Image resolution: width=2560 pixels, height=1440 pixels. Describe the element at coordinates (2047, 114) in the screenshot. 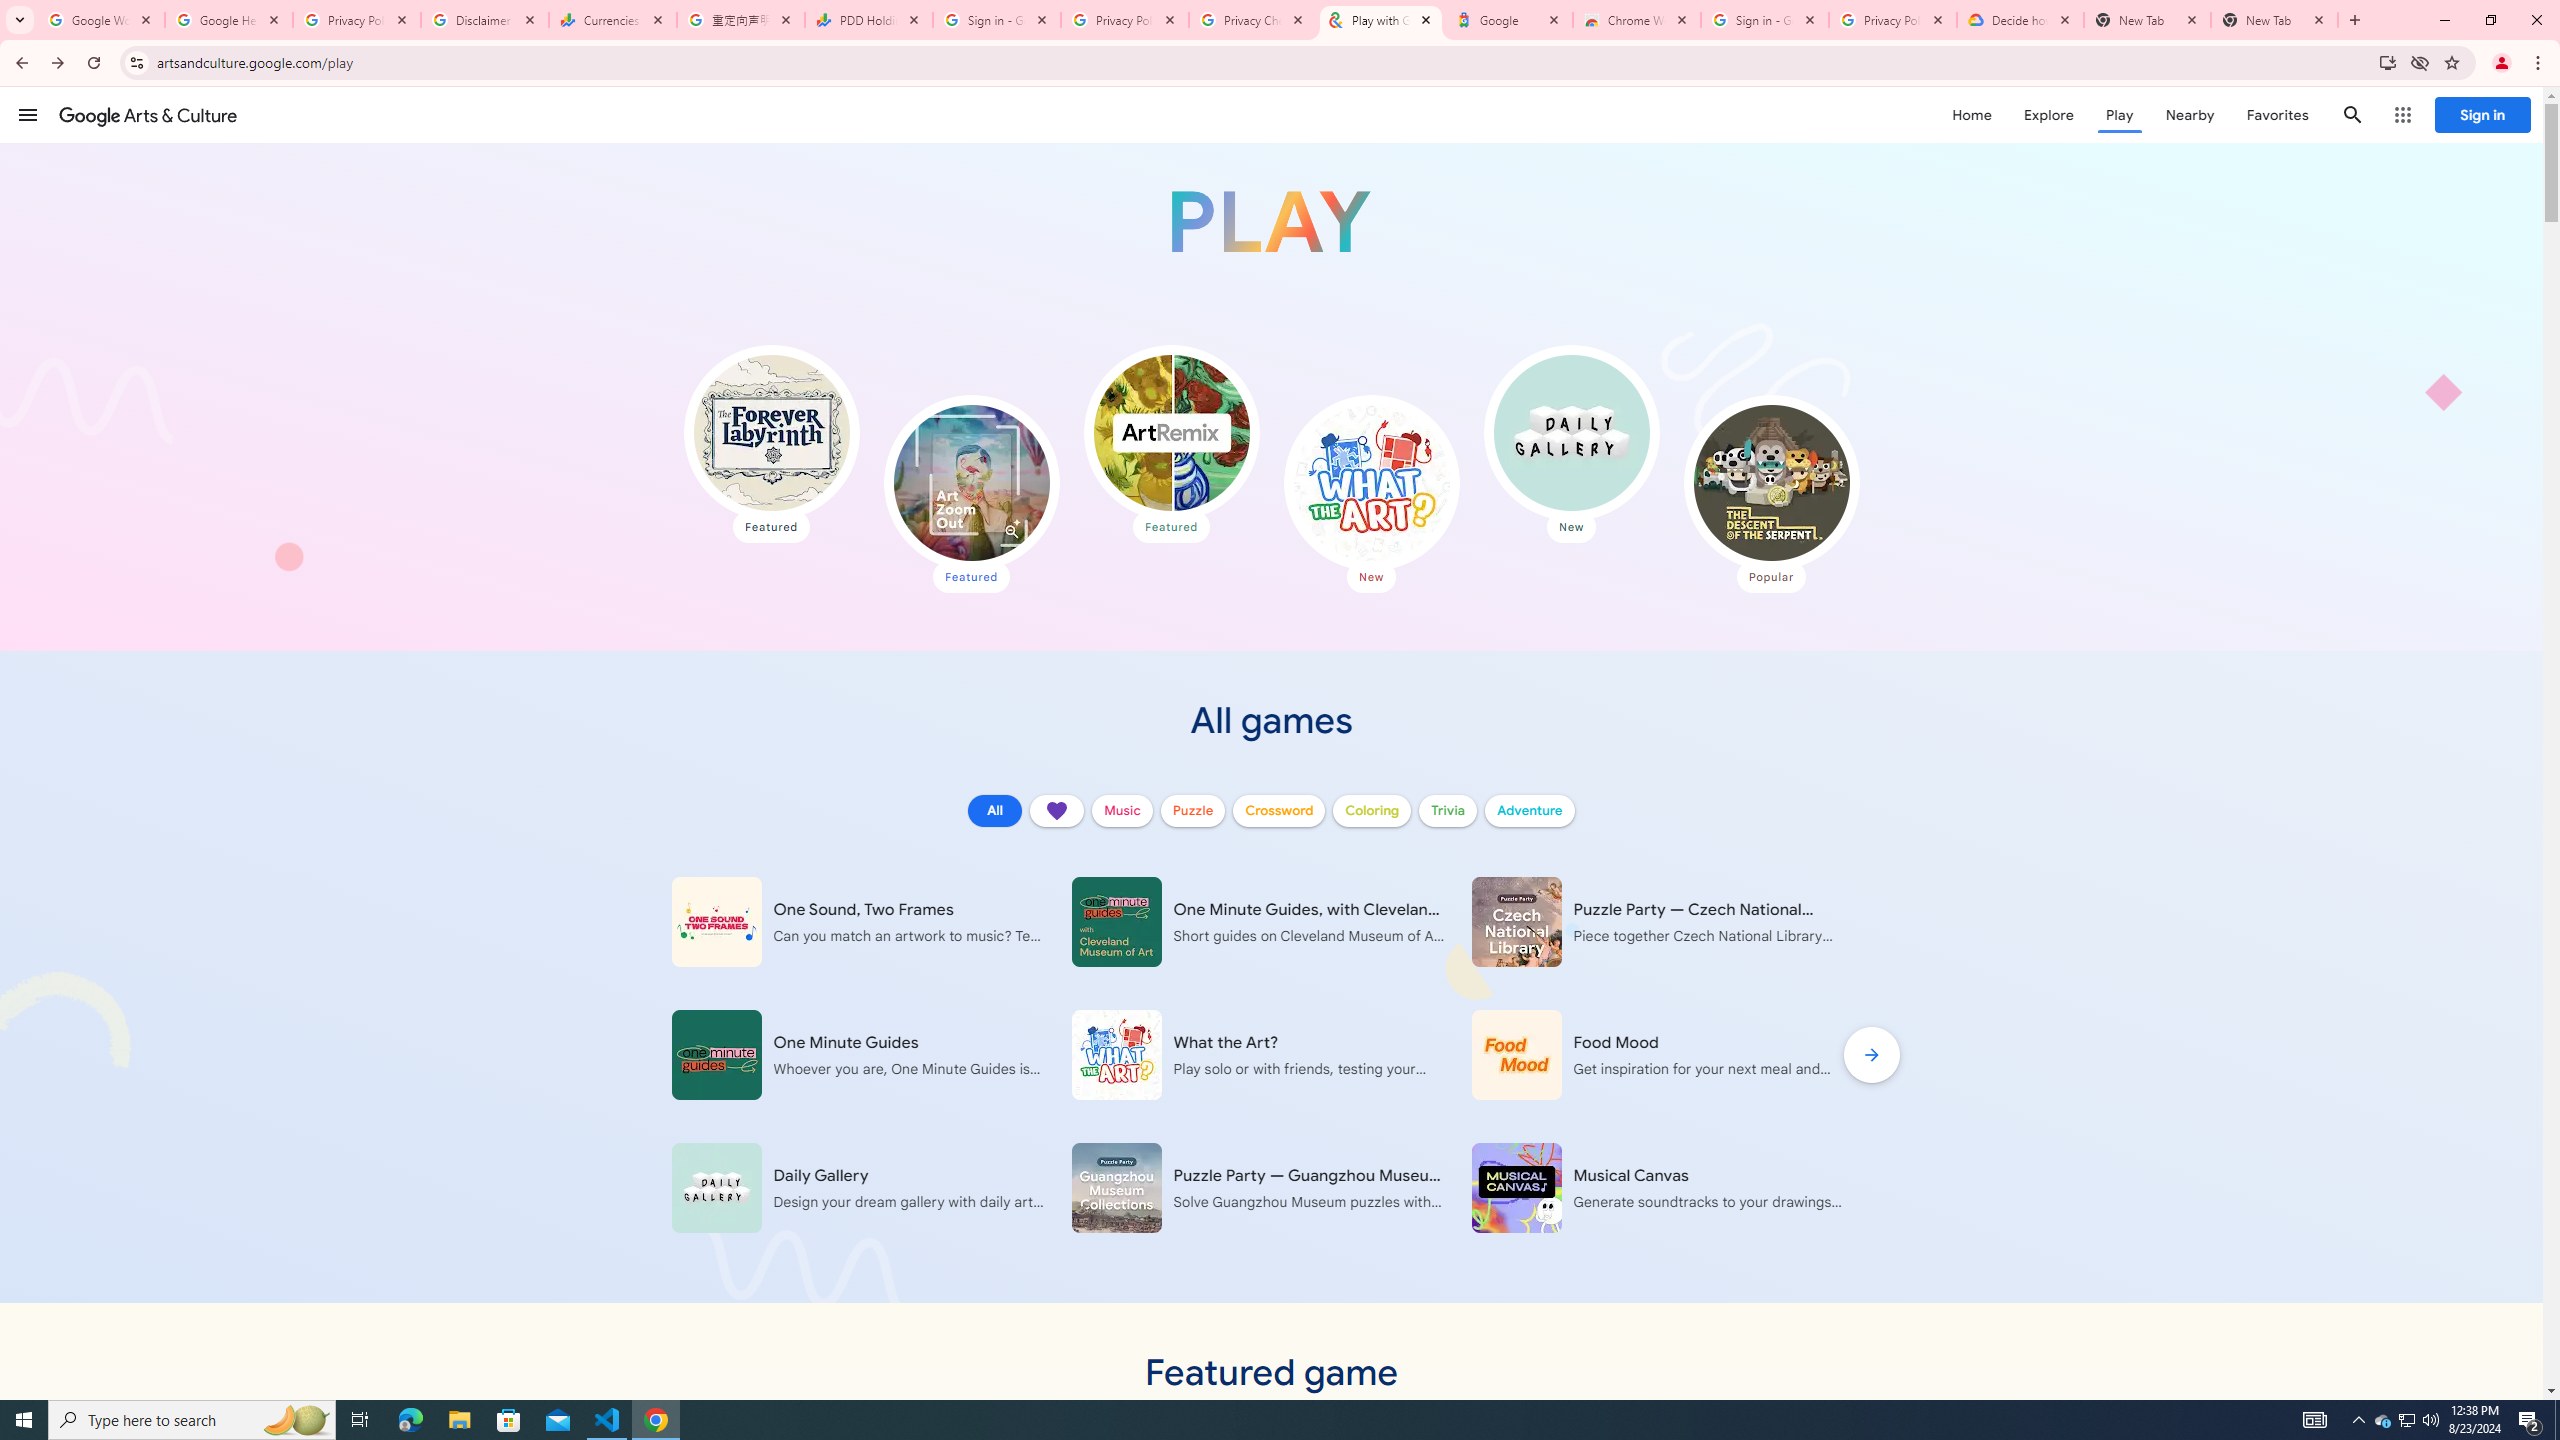

I see `'Explore'` at that location.